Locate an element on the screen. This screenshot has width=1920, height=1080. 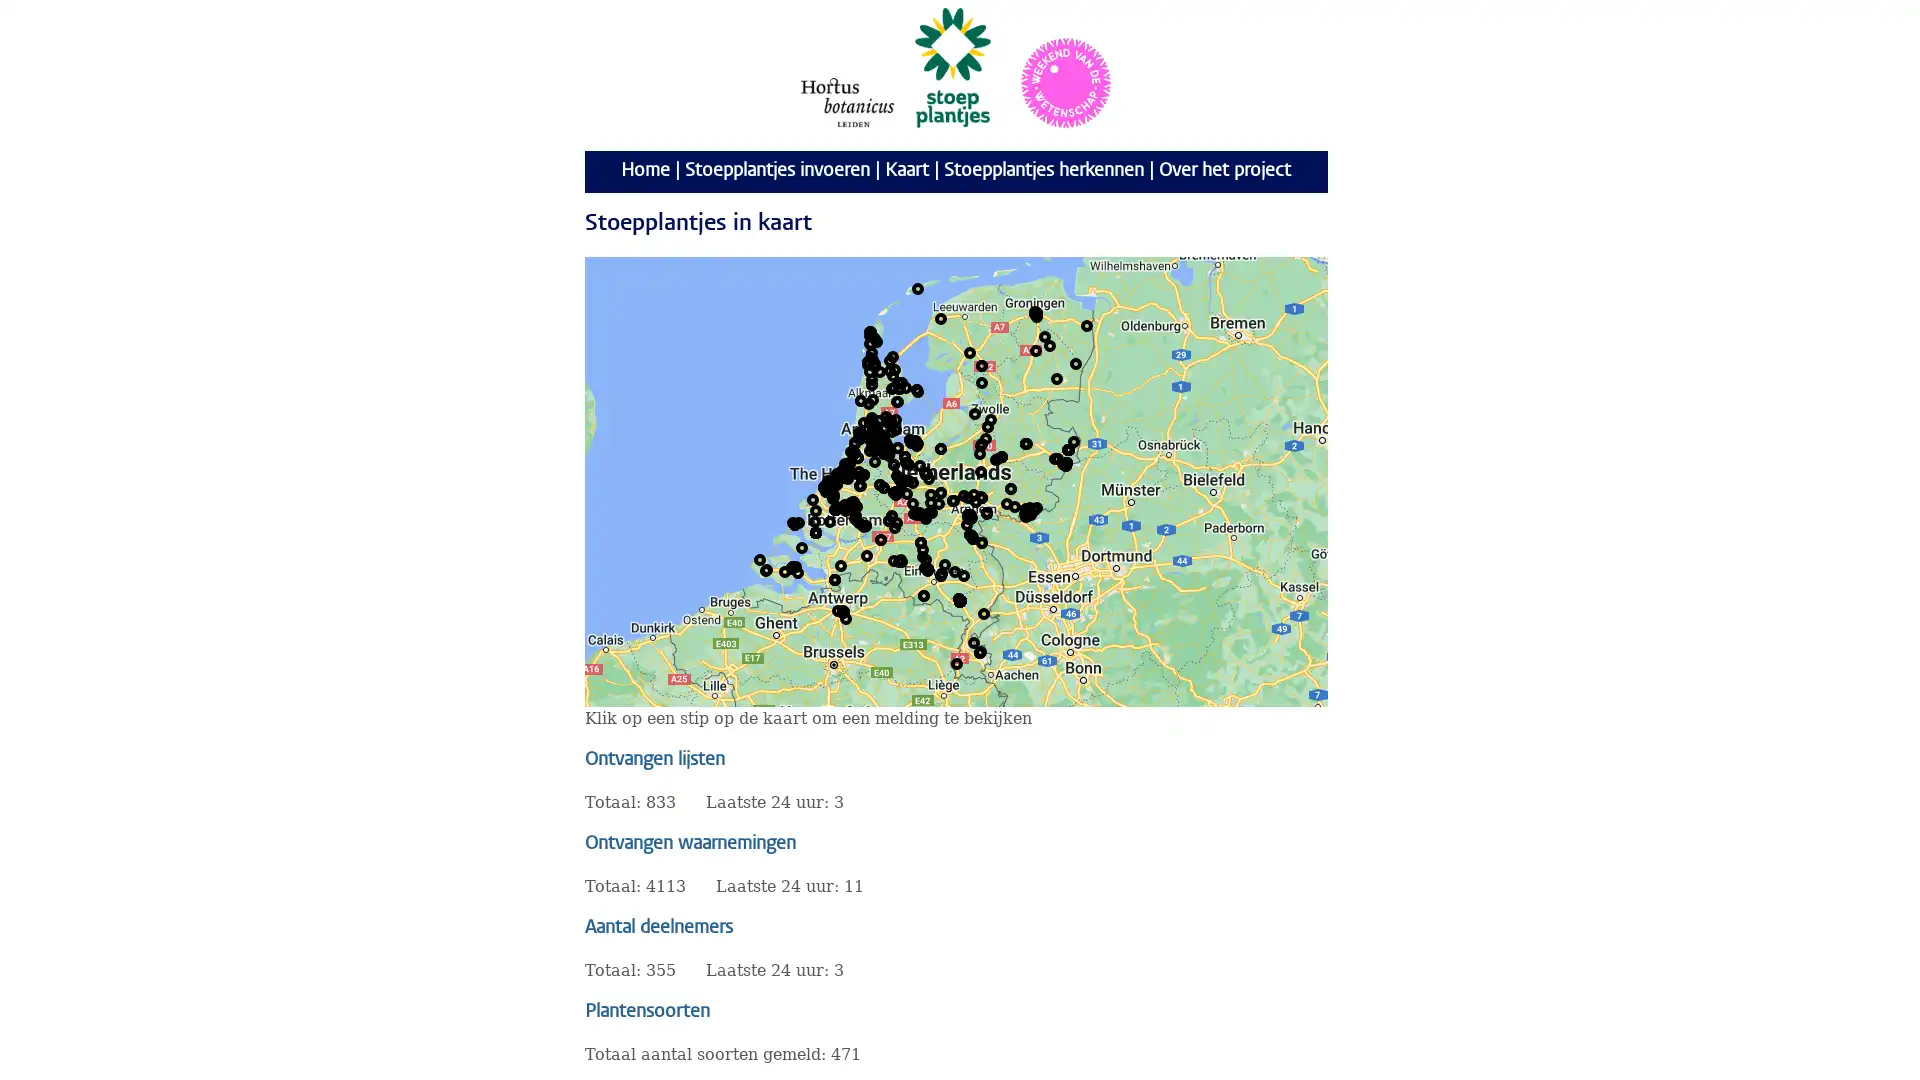
Telling van Herman op 18 januari 2022 is located at coordinates (982, 542).